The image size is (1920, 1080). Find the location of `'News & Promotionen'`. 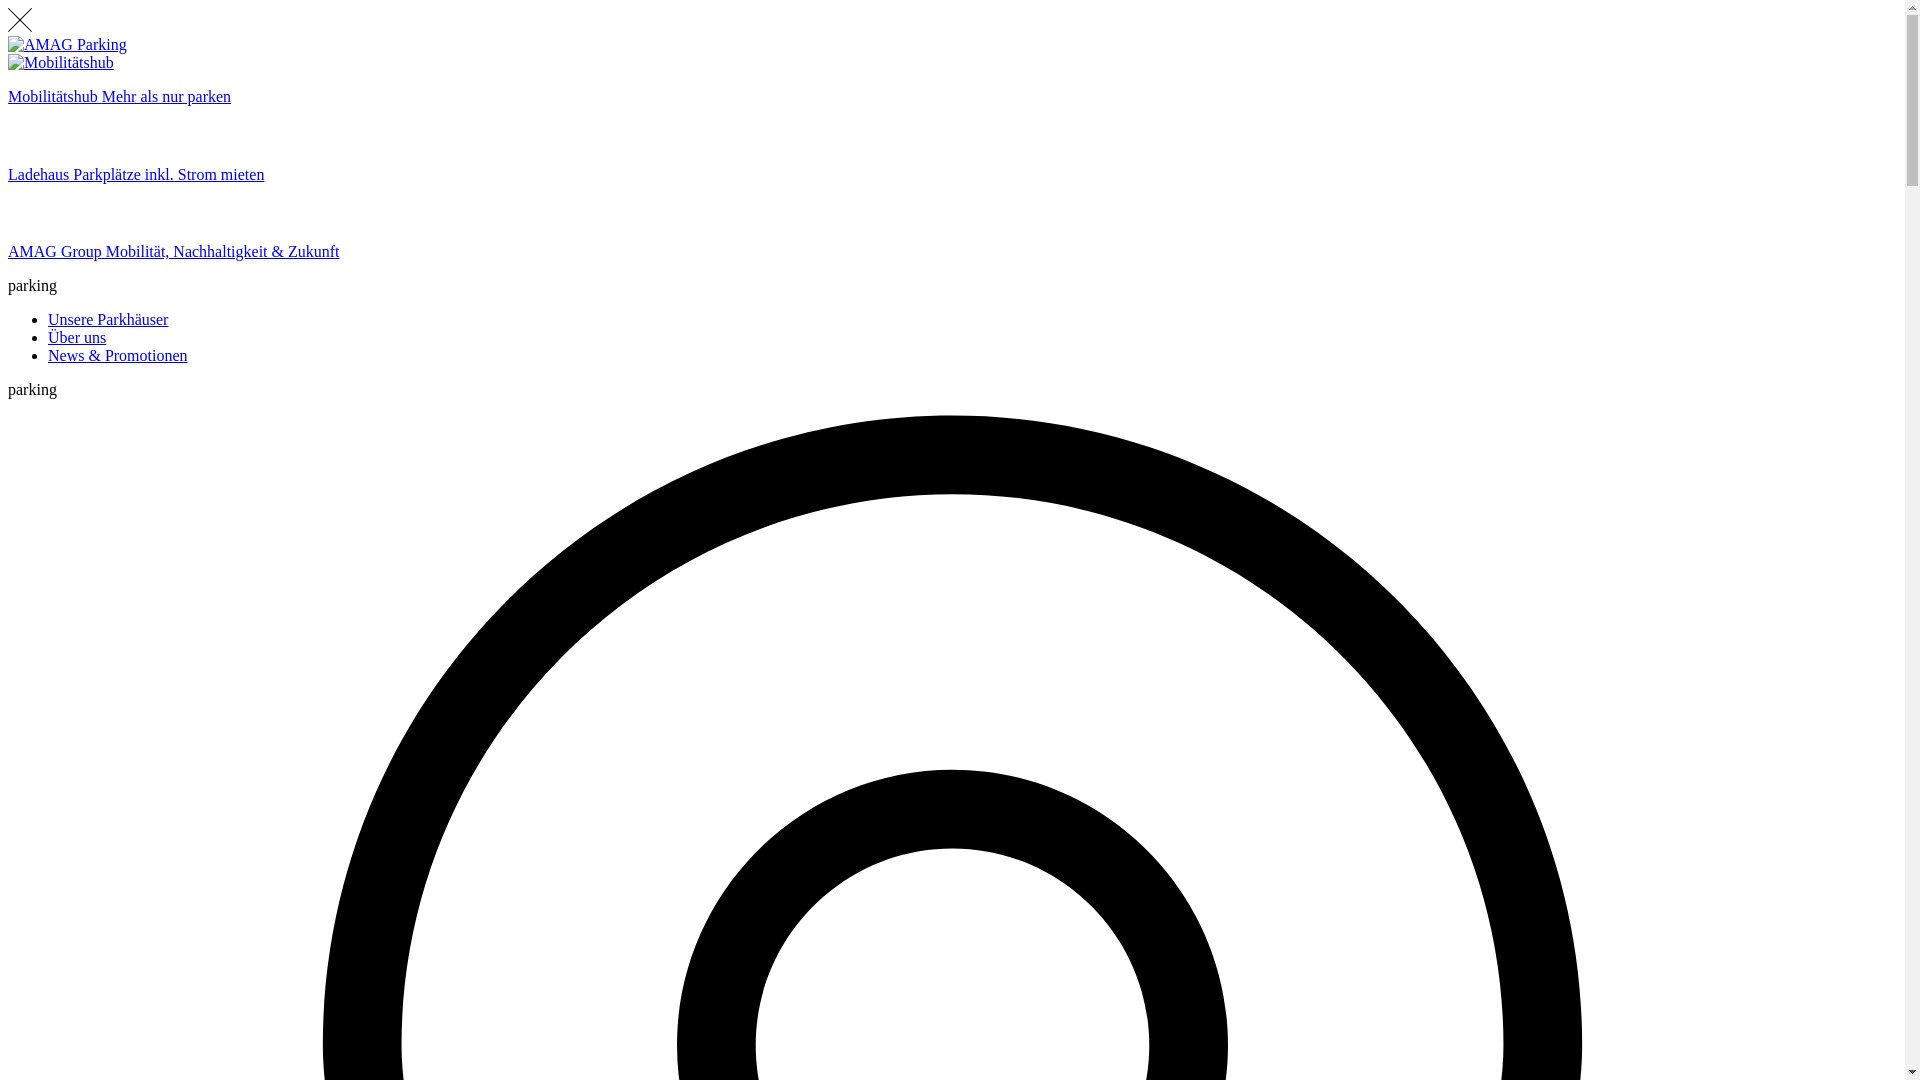

'News & Promotionen' is located at coordinates (117, 354).